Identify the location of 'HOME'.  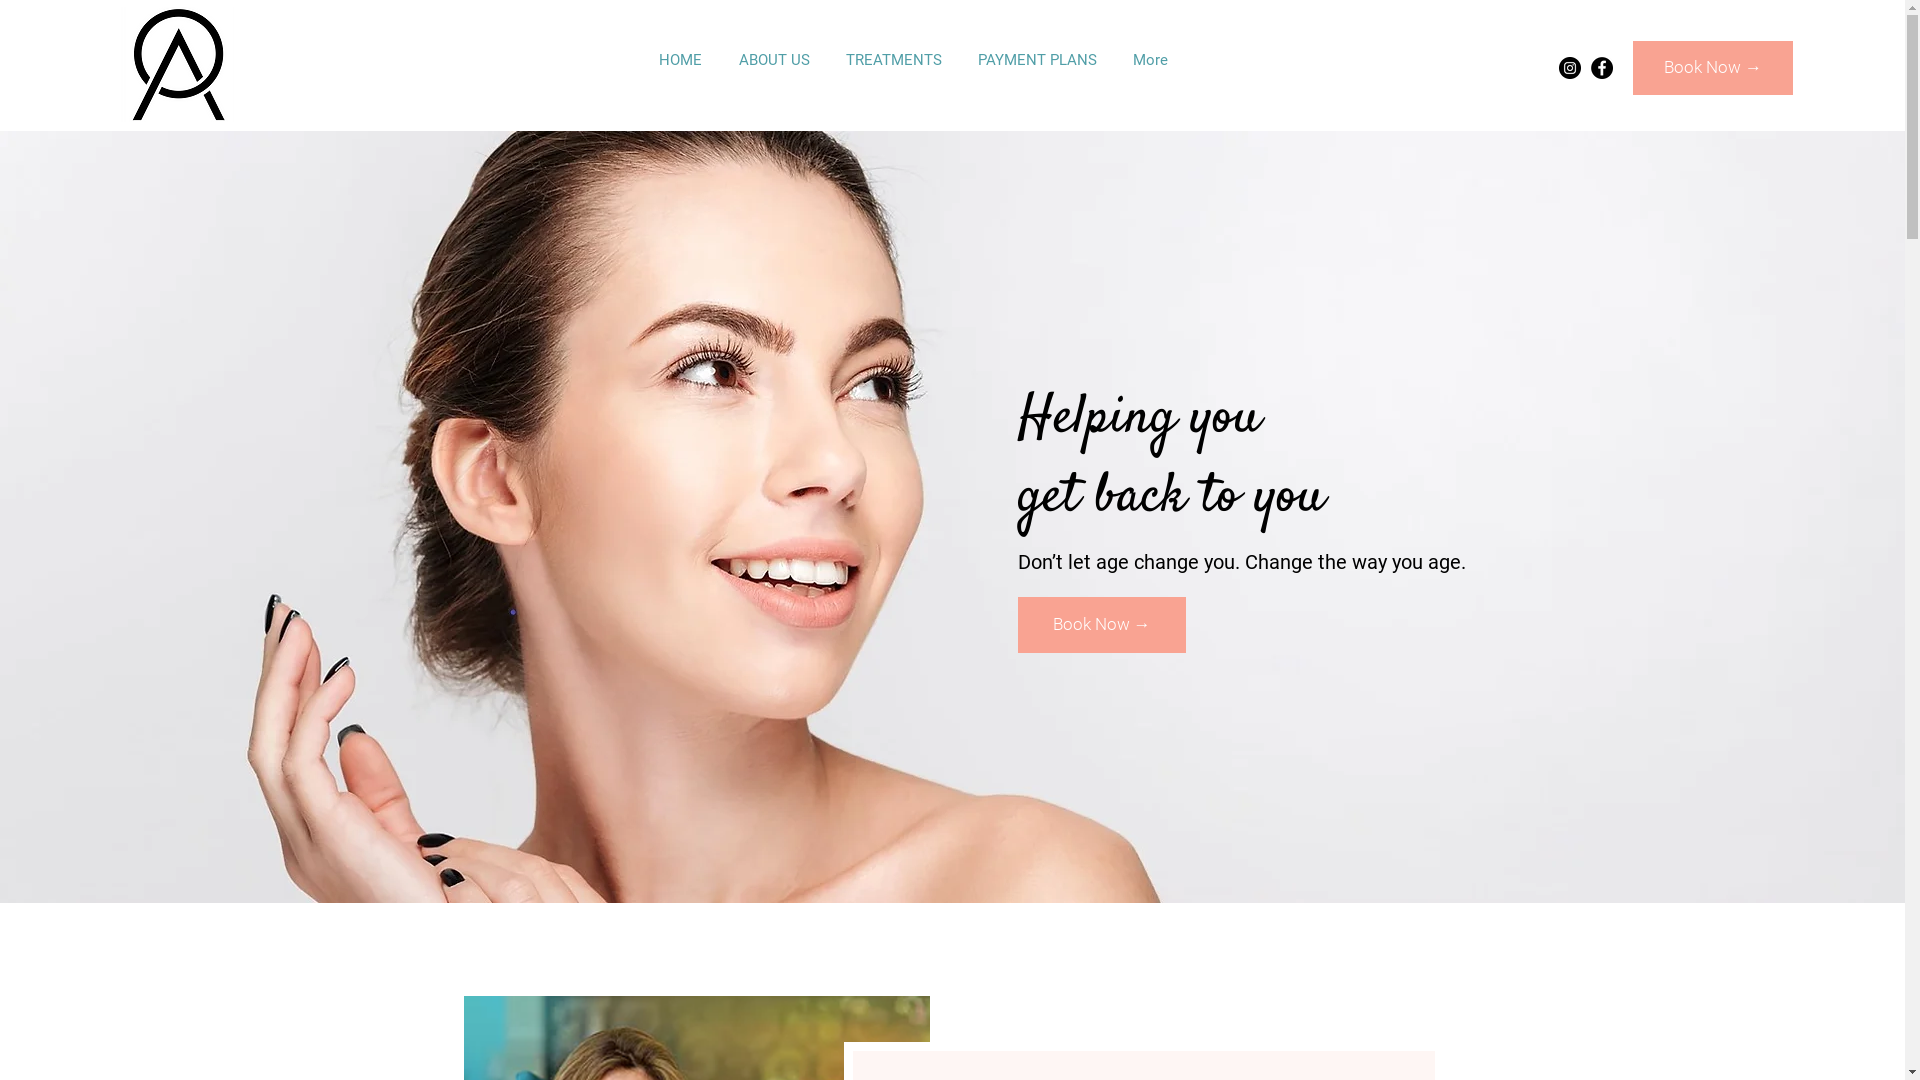
(680, 59).